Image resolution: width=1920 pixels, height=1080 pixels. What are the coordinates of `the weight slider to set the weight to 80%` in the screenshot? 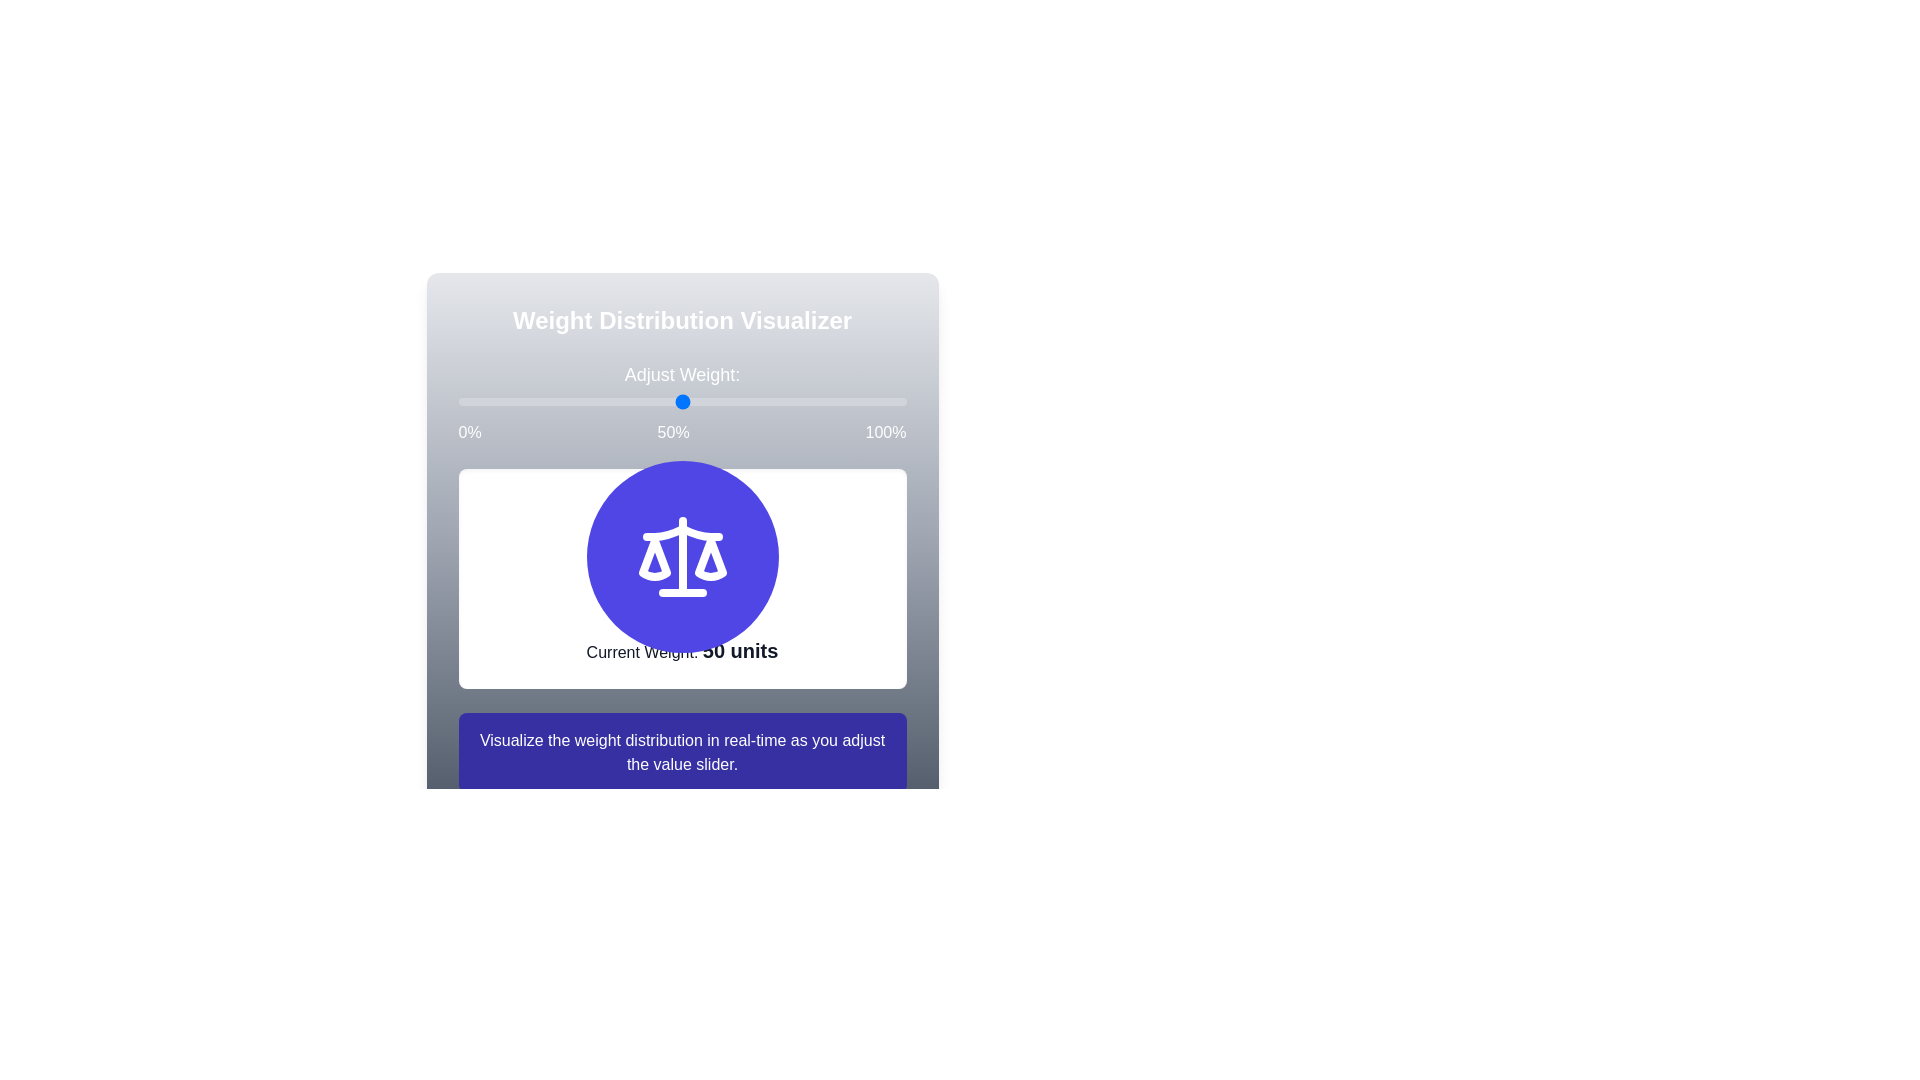 It's located at (457, 401).